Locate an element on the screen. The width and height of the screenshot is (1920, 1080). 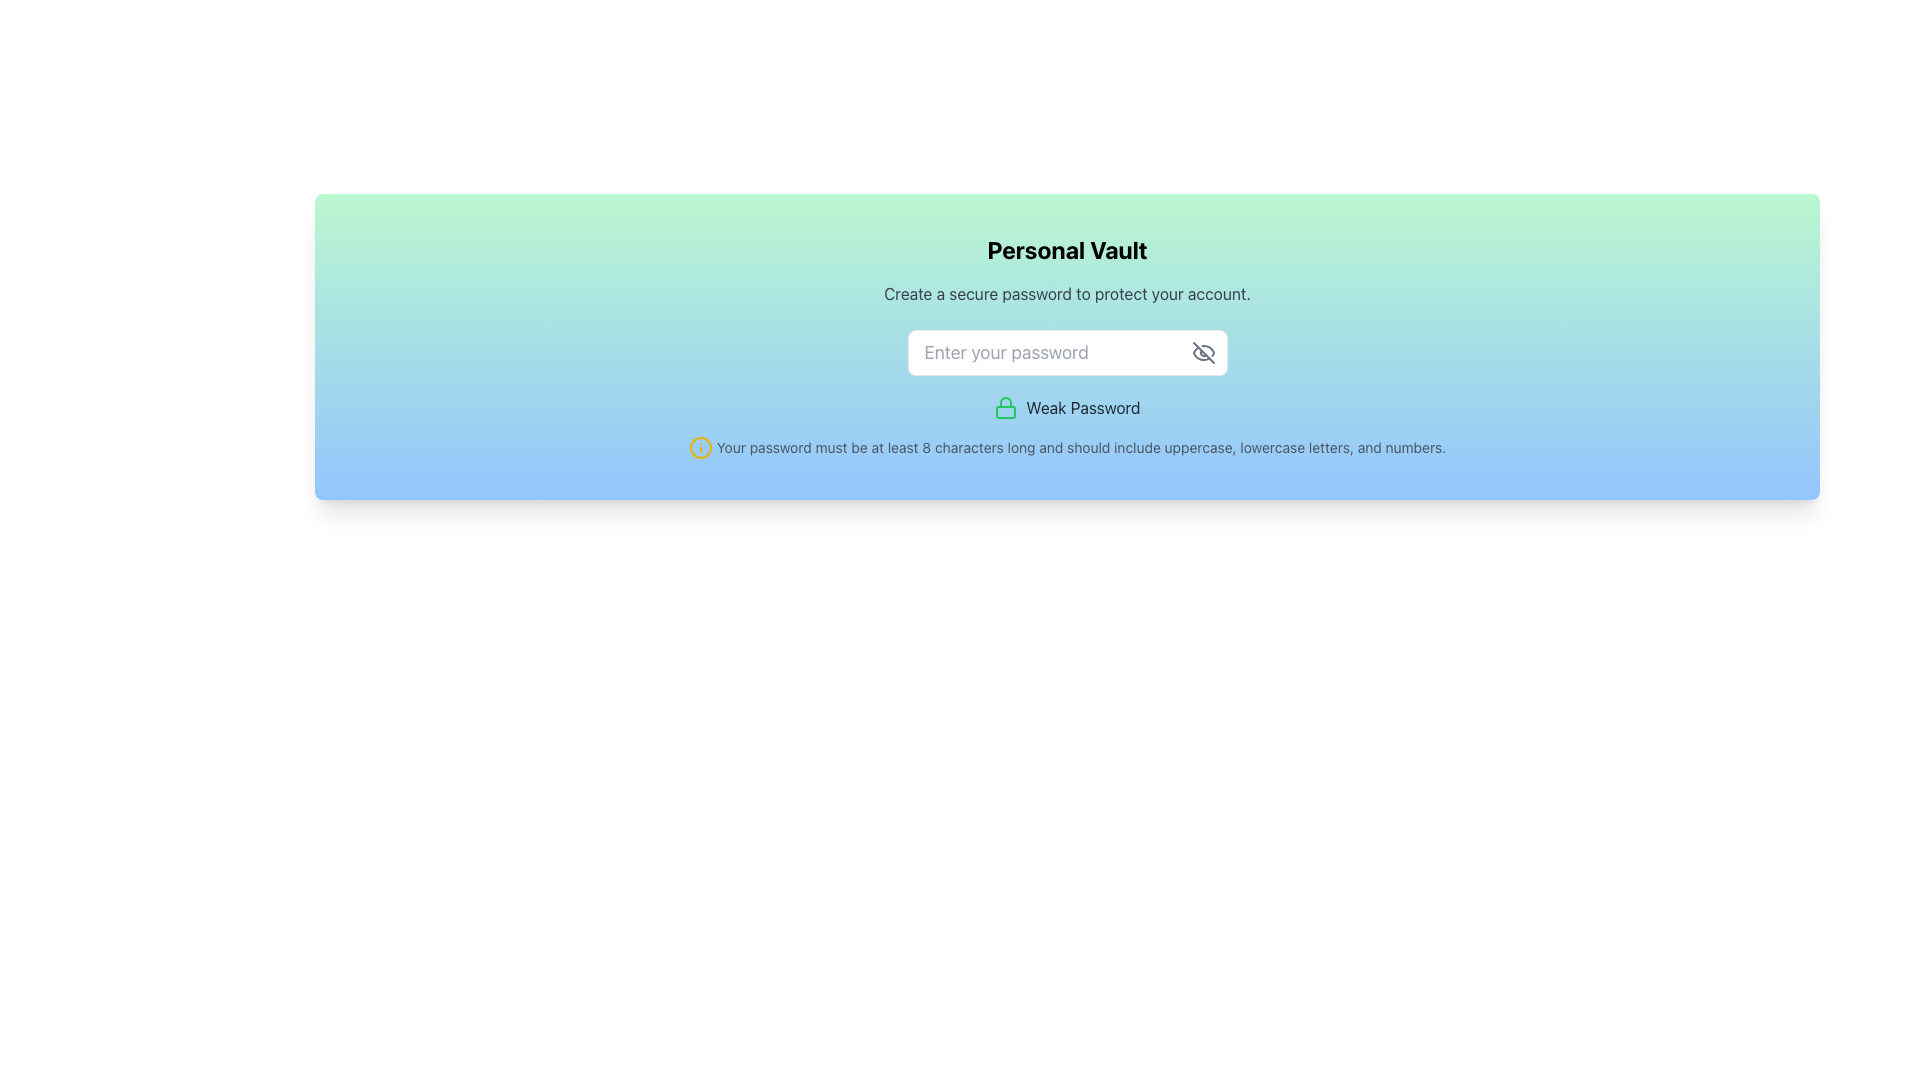
the static text label with an icon indicating the security level of the user's password input, which is located below the password input box and above the text description detailing password requirements is located at coordinates (1066, 407).